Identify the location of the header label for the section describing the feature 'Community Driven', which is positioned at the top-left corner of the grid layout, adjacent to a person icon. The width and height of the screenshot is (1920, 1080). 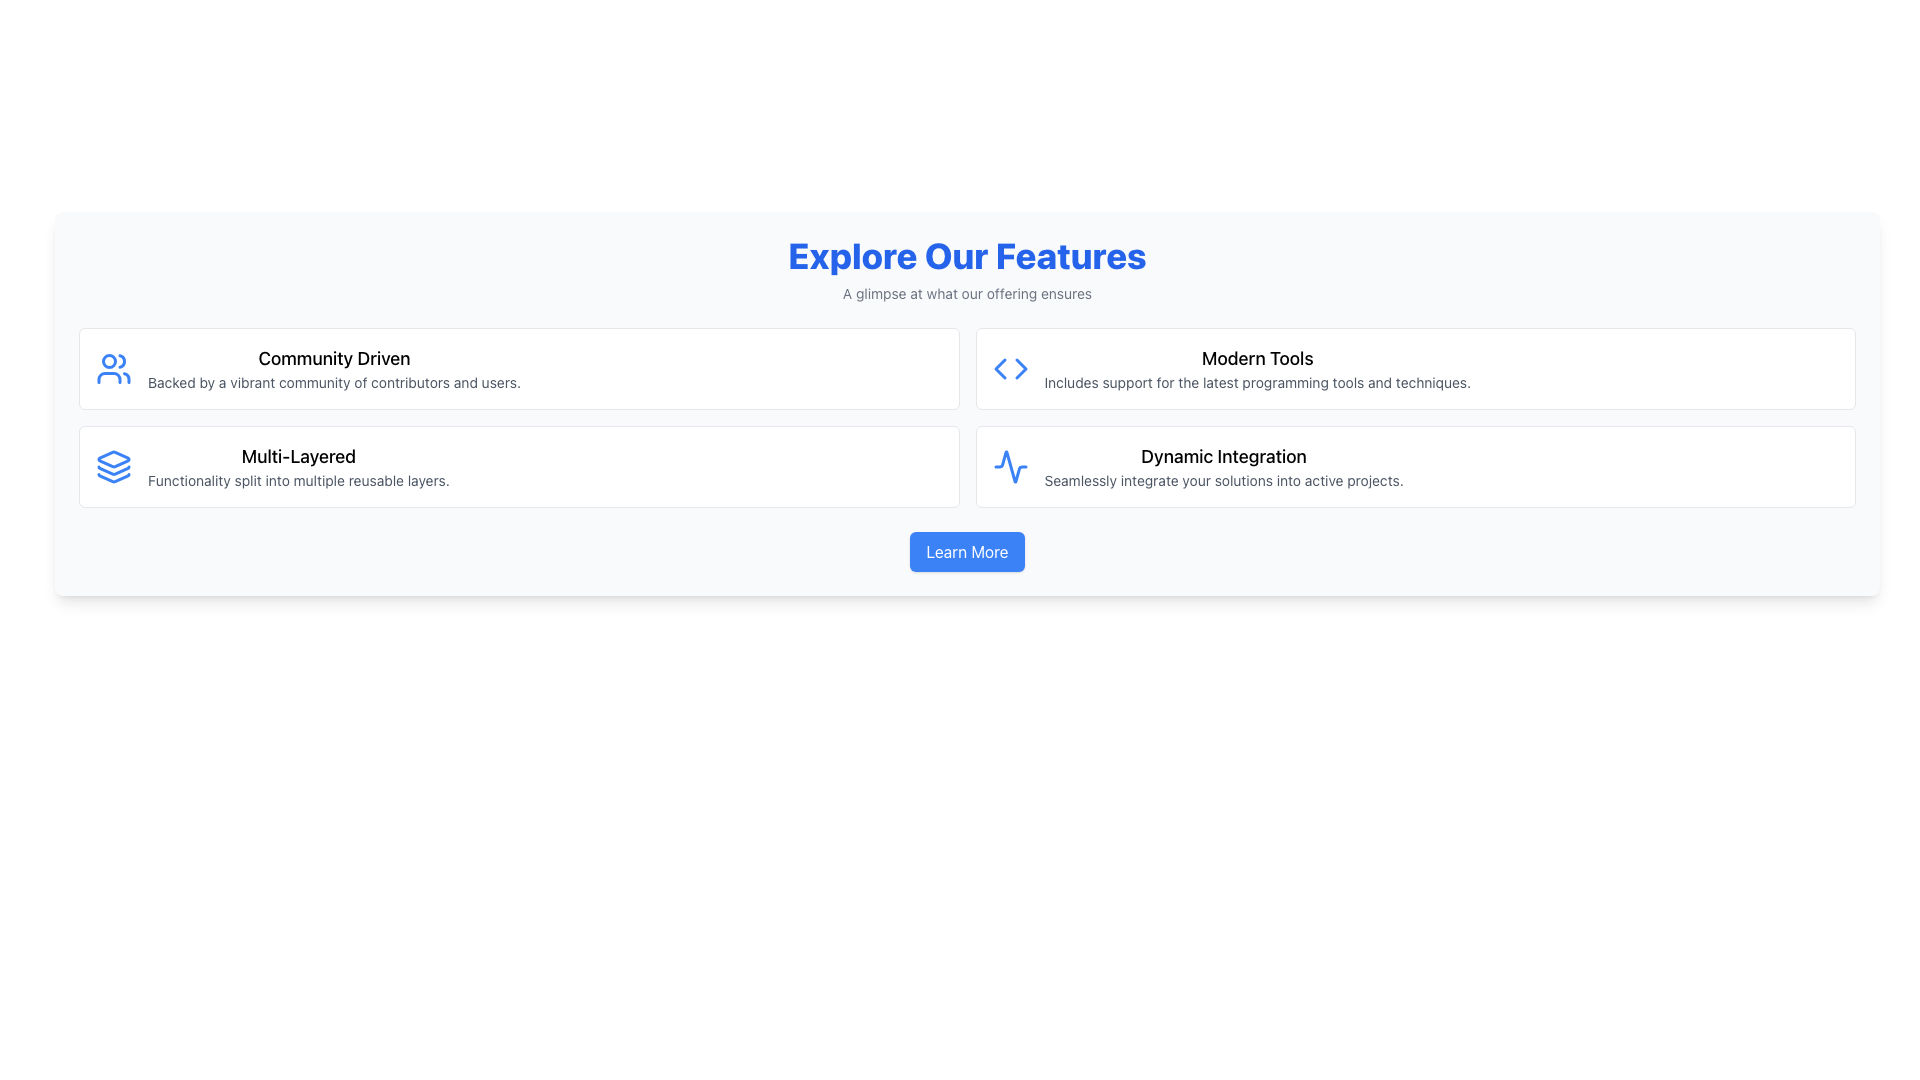
(334, 357).